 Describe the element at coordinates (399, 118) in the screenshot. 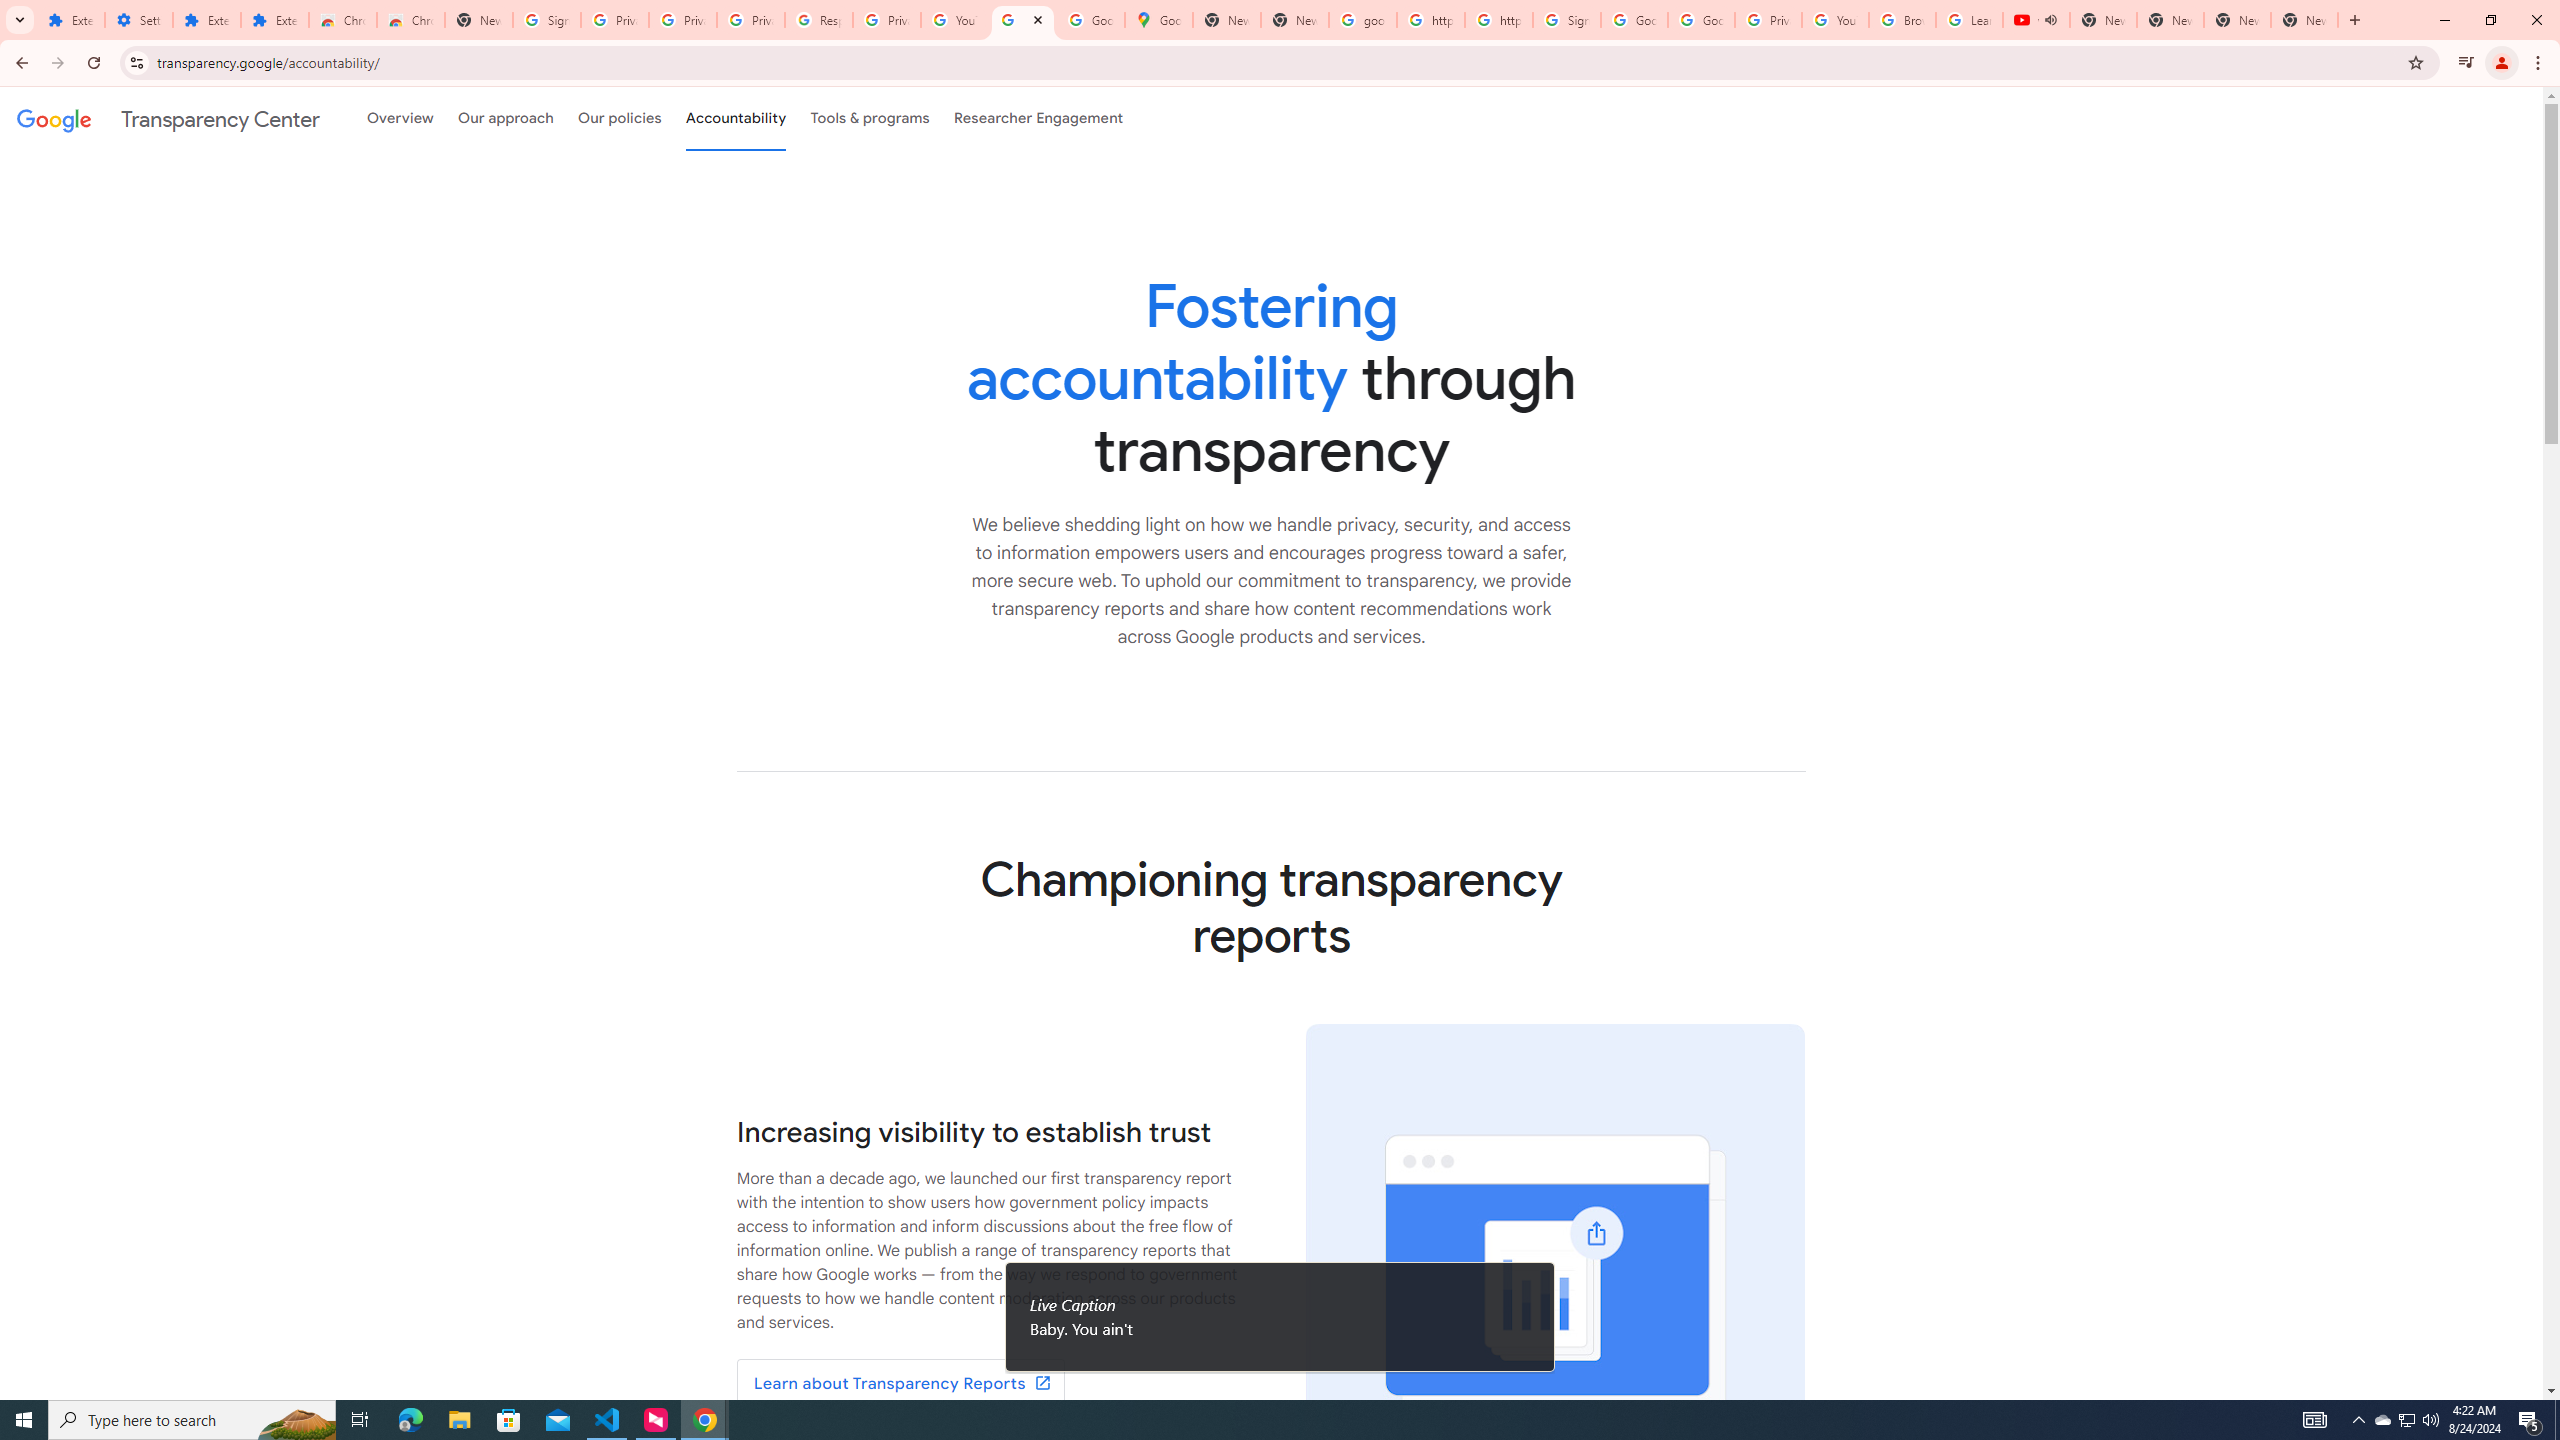

I see `'Overview'` at that location.